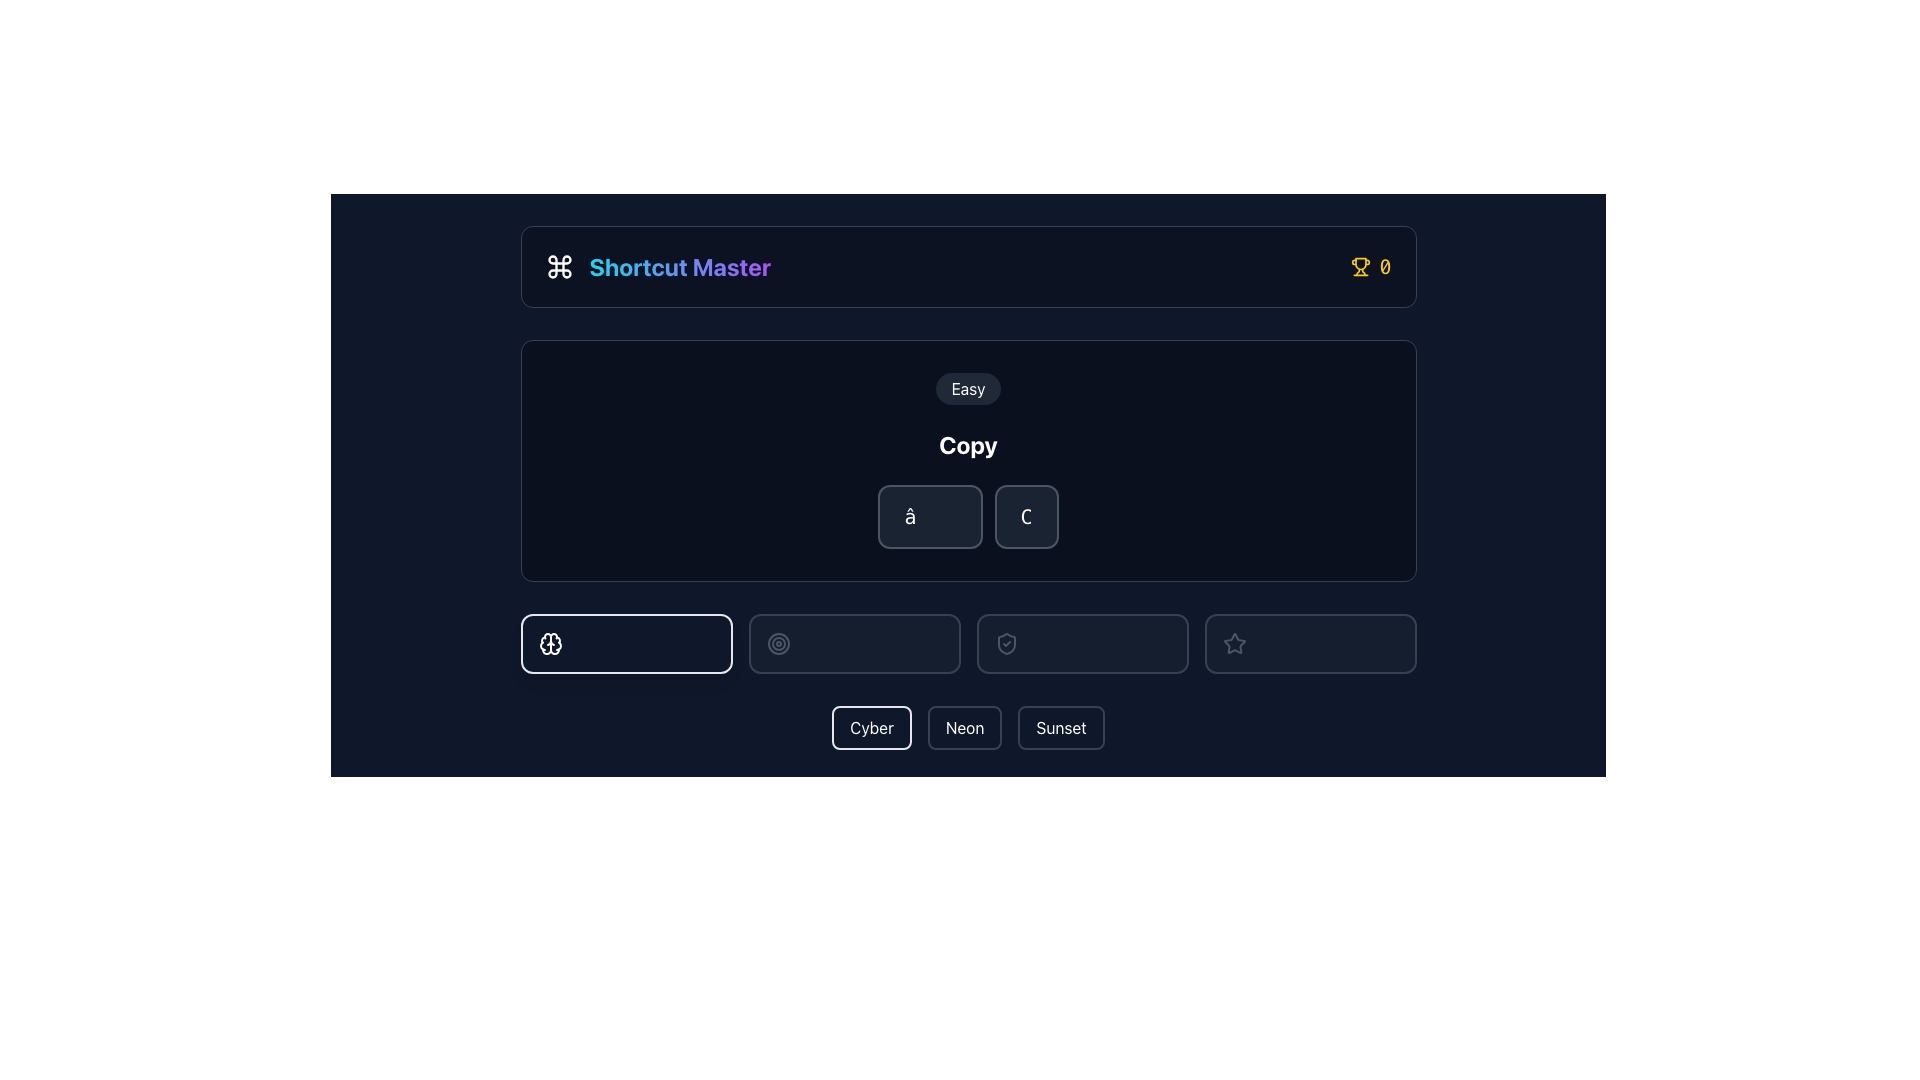 The image size is (1920, 1080). Describe the element at coordinates (550, 644) in the screenshot. I see `the brain-like icon inside the first button of the horizontal button group at the bottom of the interface` at that location.